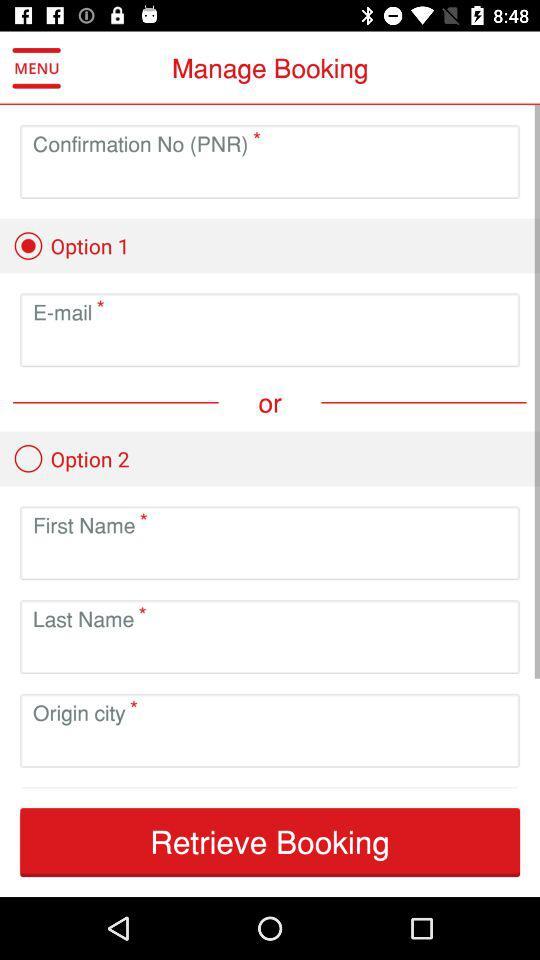 The image size is (540, 960). Describe the element at coordinates (70, 458) in the screenshot. I see `the icon above first name` at that location.